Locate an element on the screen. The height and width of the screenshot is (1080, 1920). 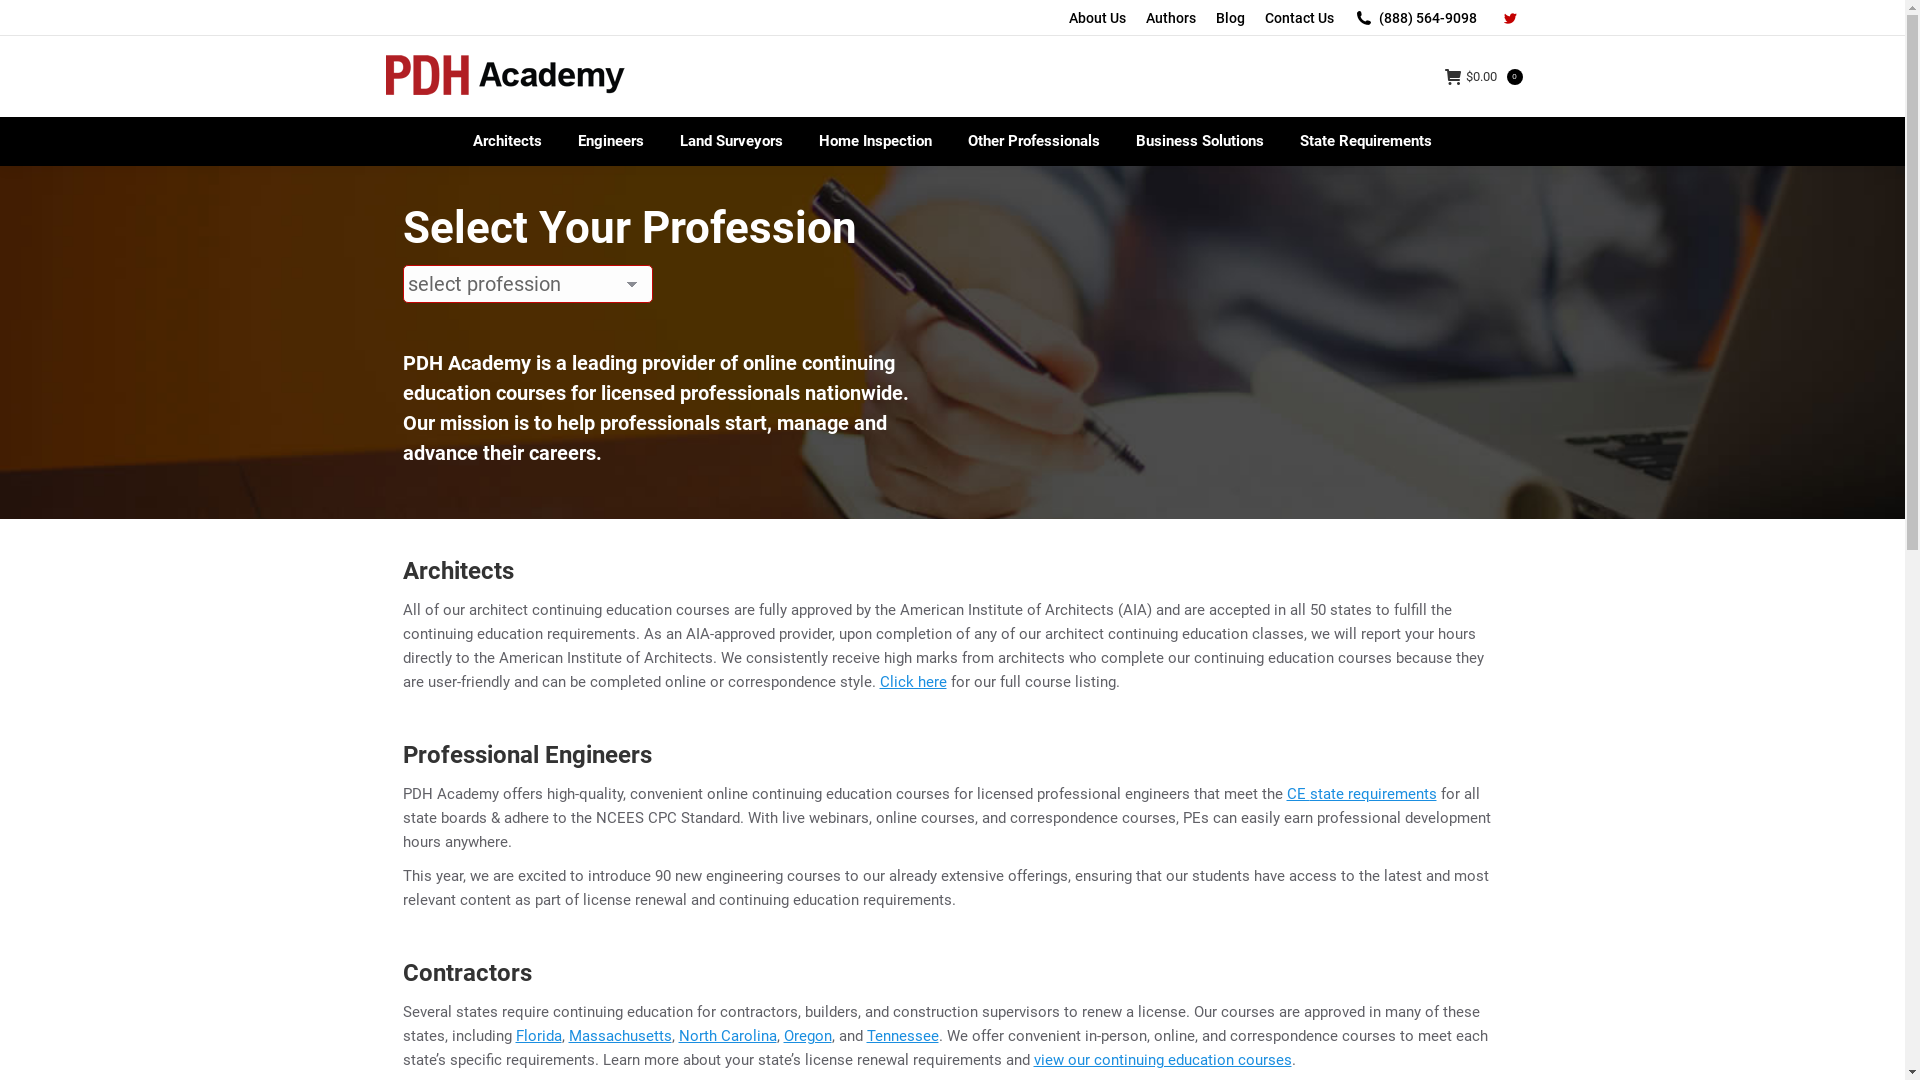
'$0.00 is located at coordinates (1483, 75).